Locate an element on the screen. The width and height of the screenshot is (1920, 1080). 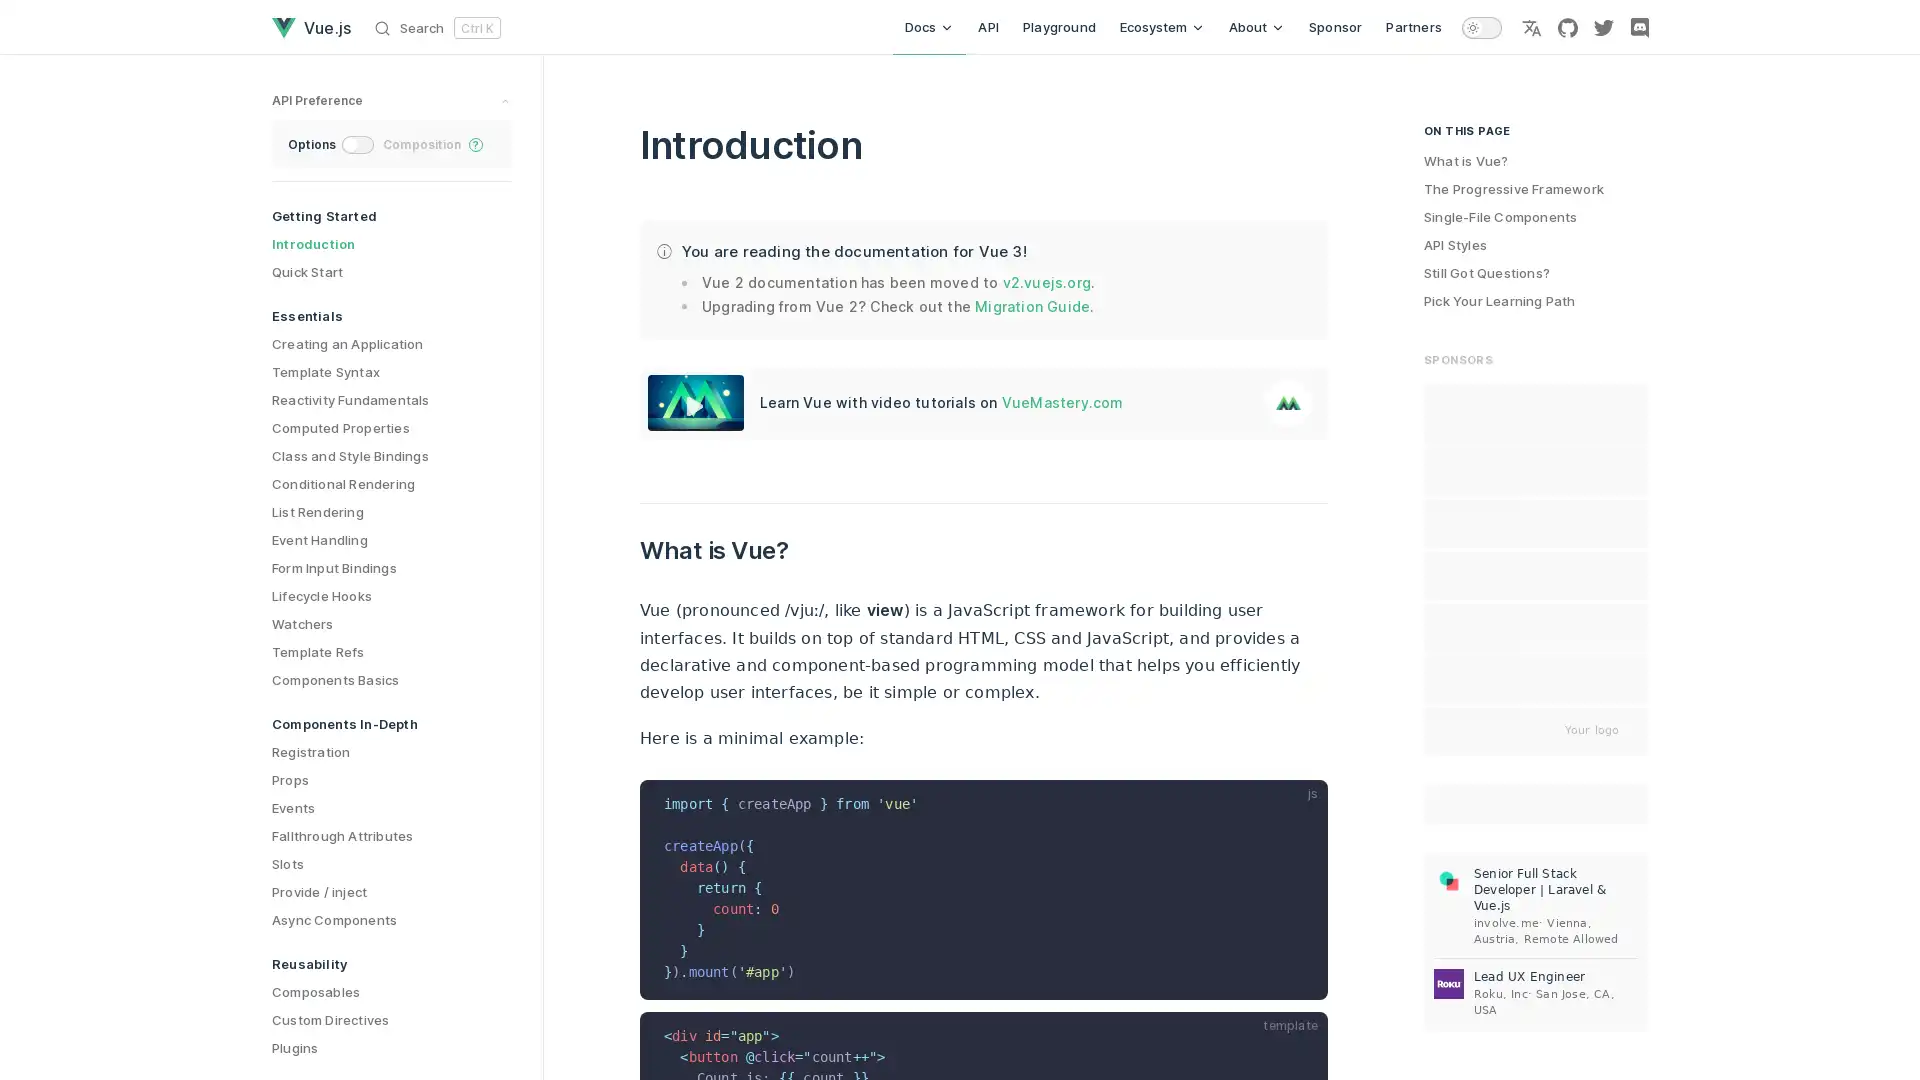
preference switches toggle is located at coordinates (391, 101).